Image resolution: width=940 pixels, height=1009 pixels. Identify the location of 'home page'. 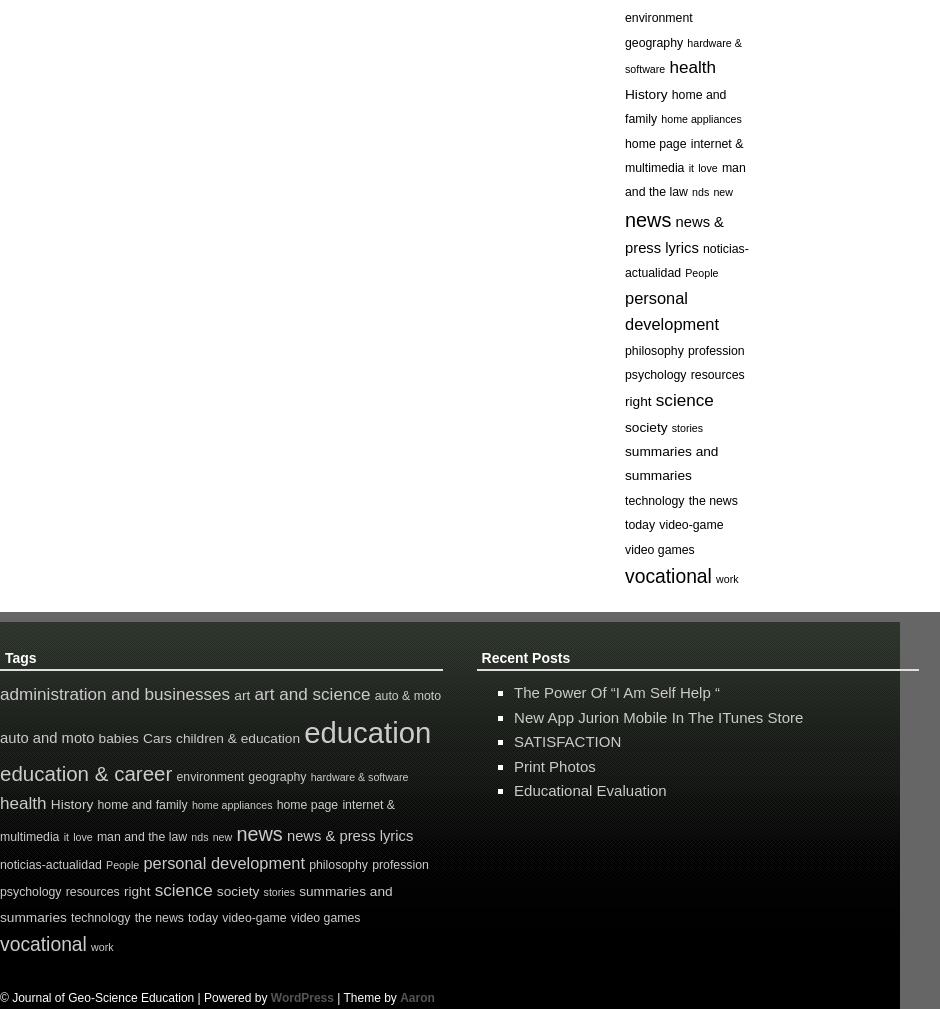
(306, 804).